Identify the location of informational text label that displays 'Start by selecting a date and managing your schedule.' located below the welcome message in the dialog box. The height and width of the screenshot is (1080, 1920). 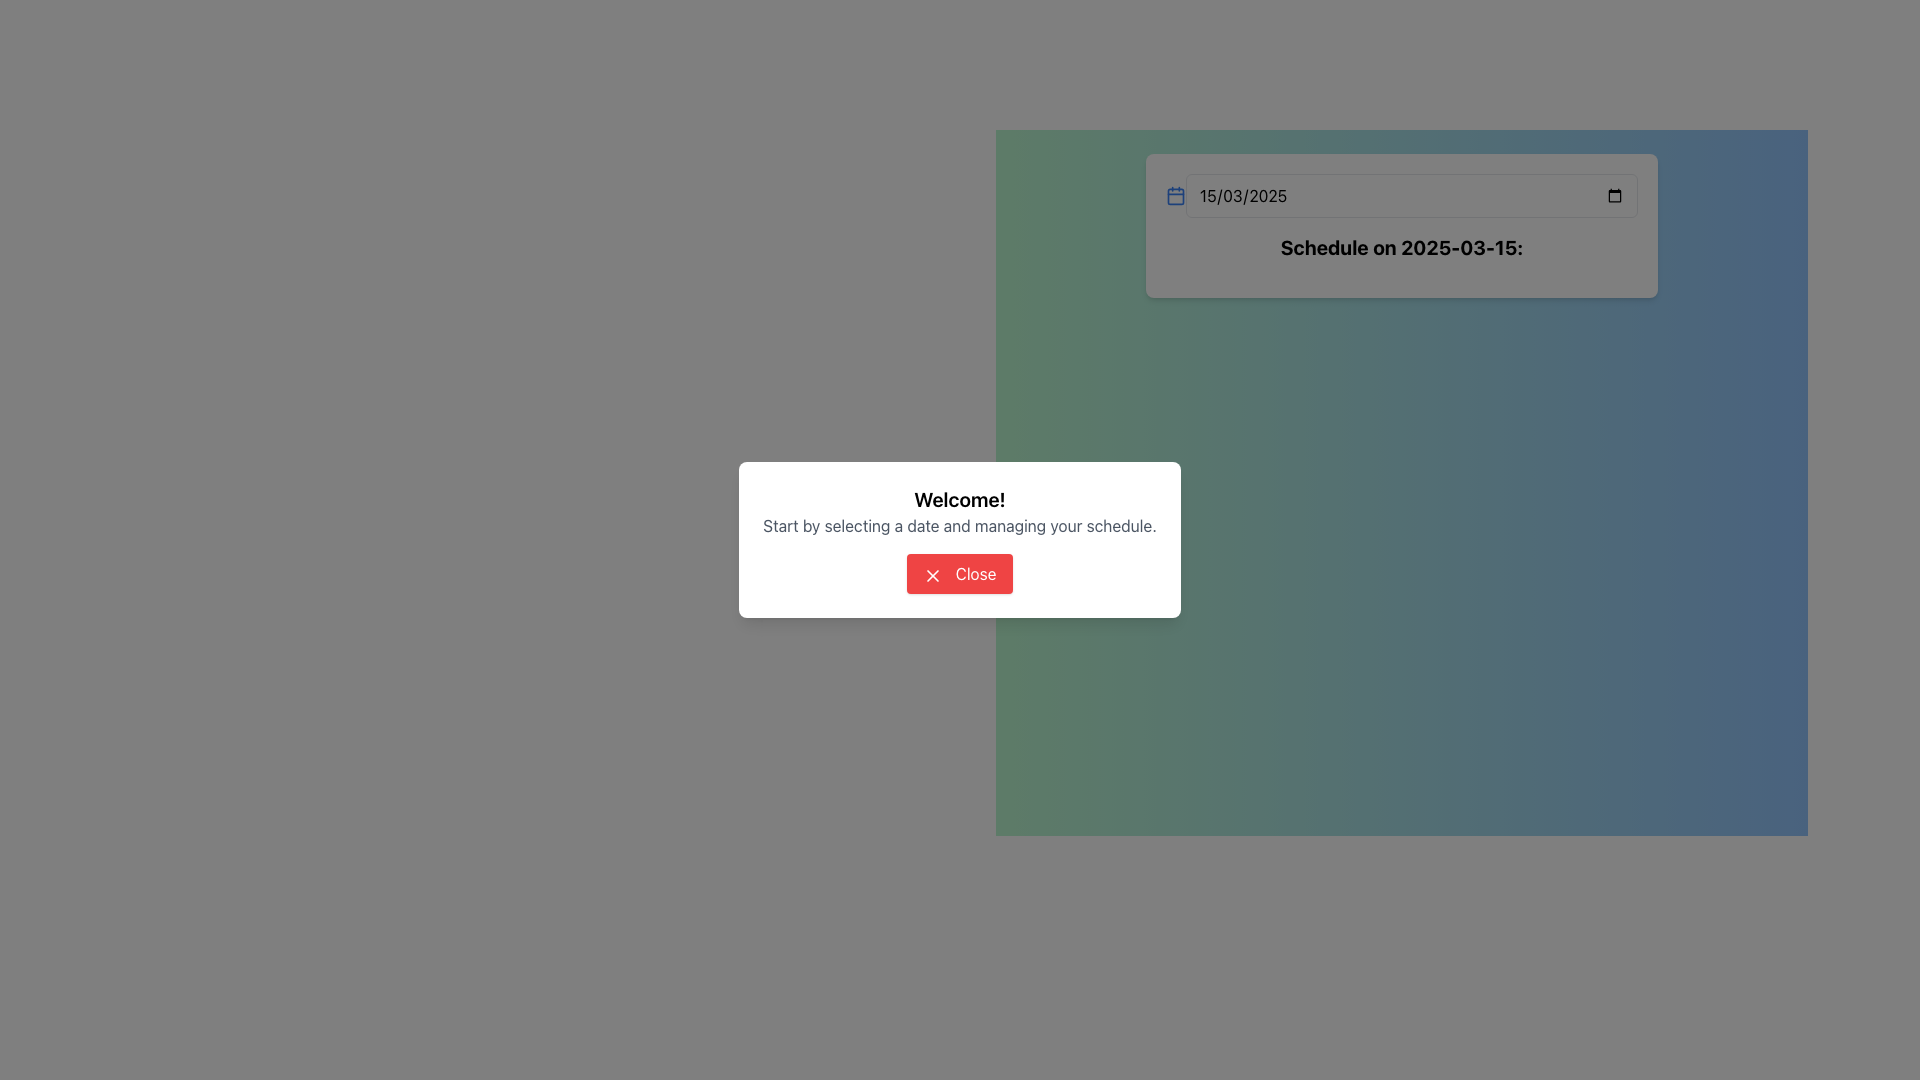
(960, 524).